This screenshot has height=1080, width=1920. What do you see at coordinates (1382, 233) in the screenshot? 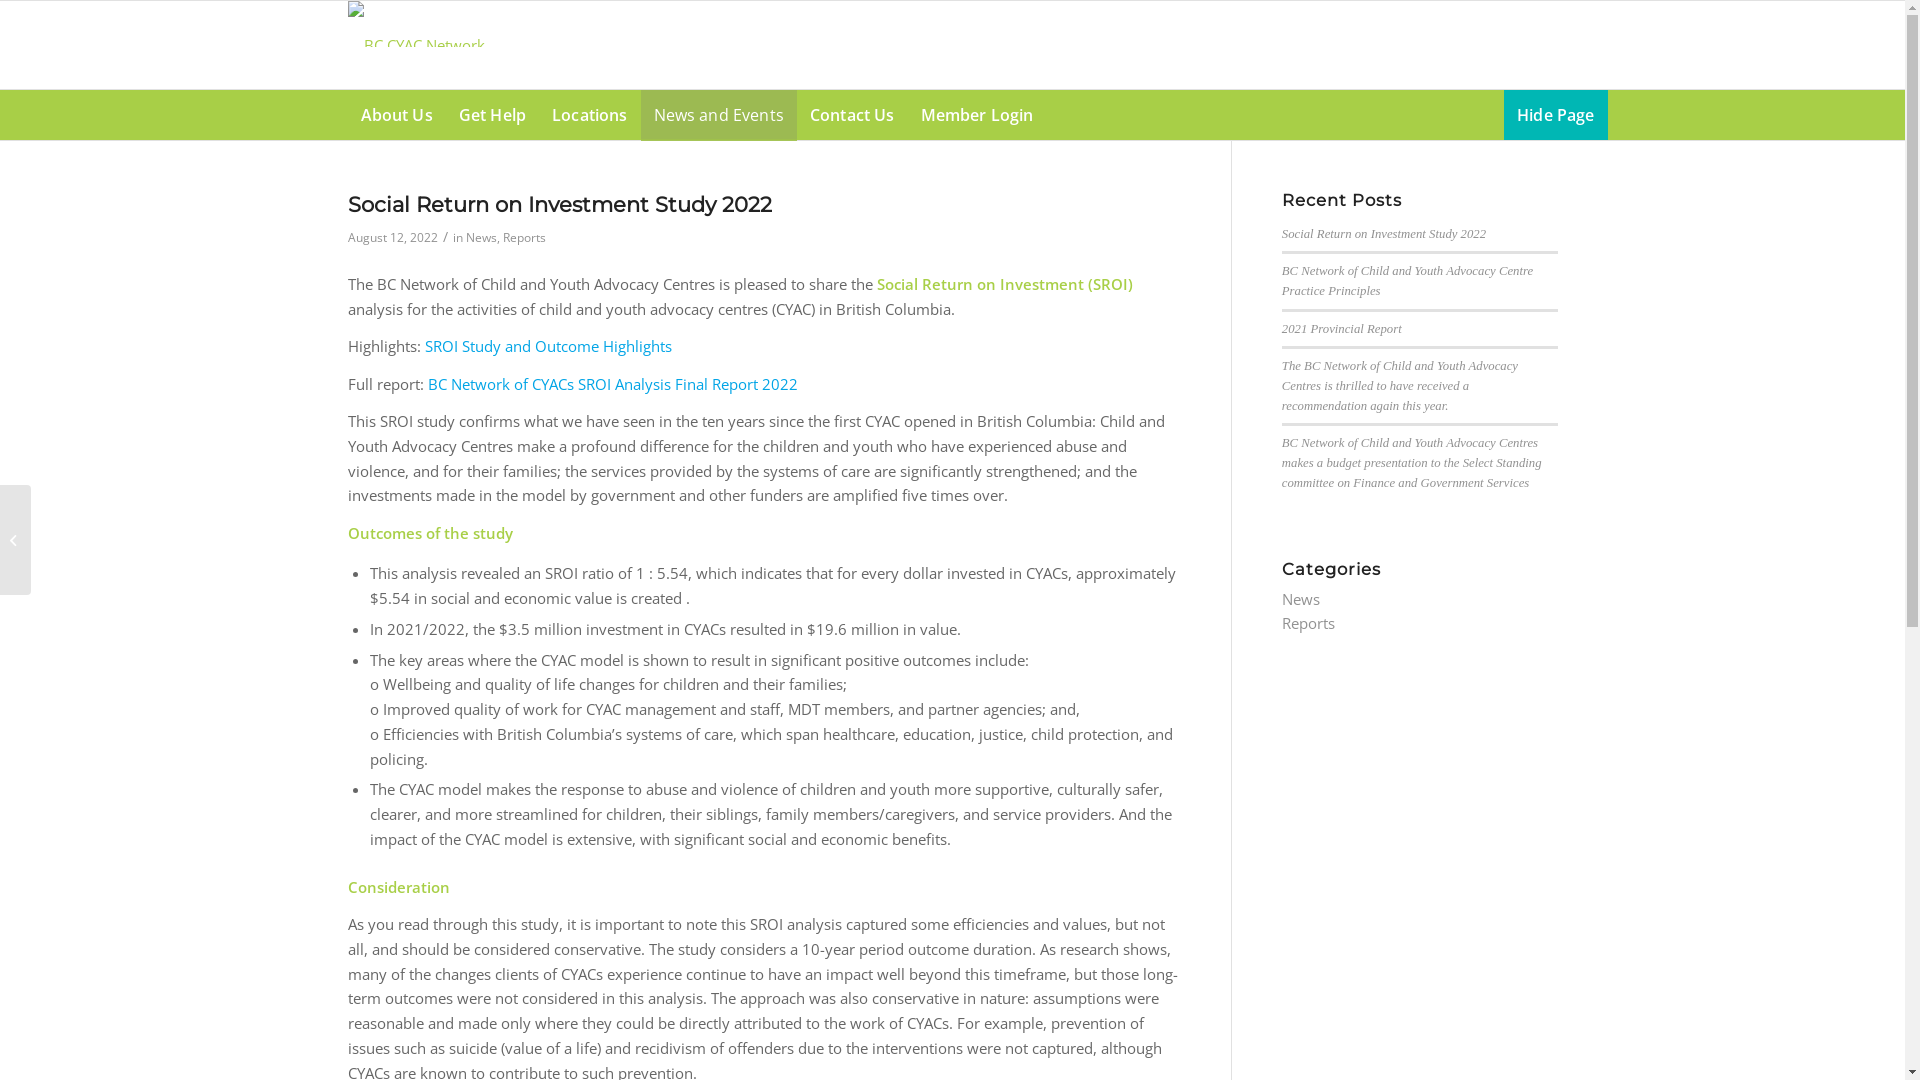
I see `'Social Return on Investment Study 2022'` at bounding box center [1382, 233].